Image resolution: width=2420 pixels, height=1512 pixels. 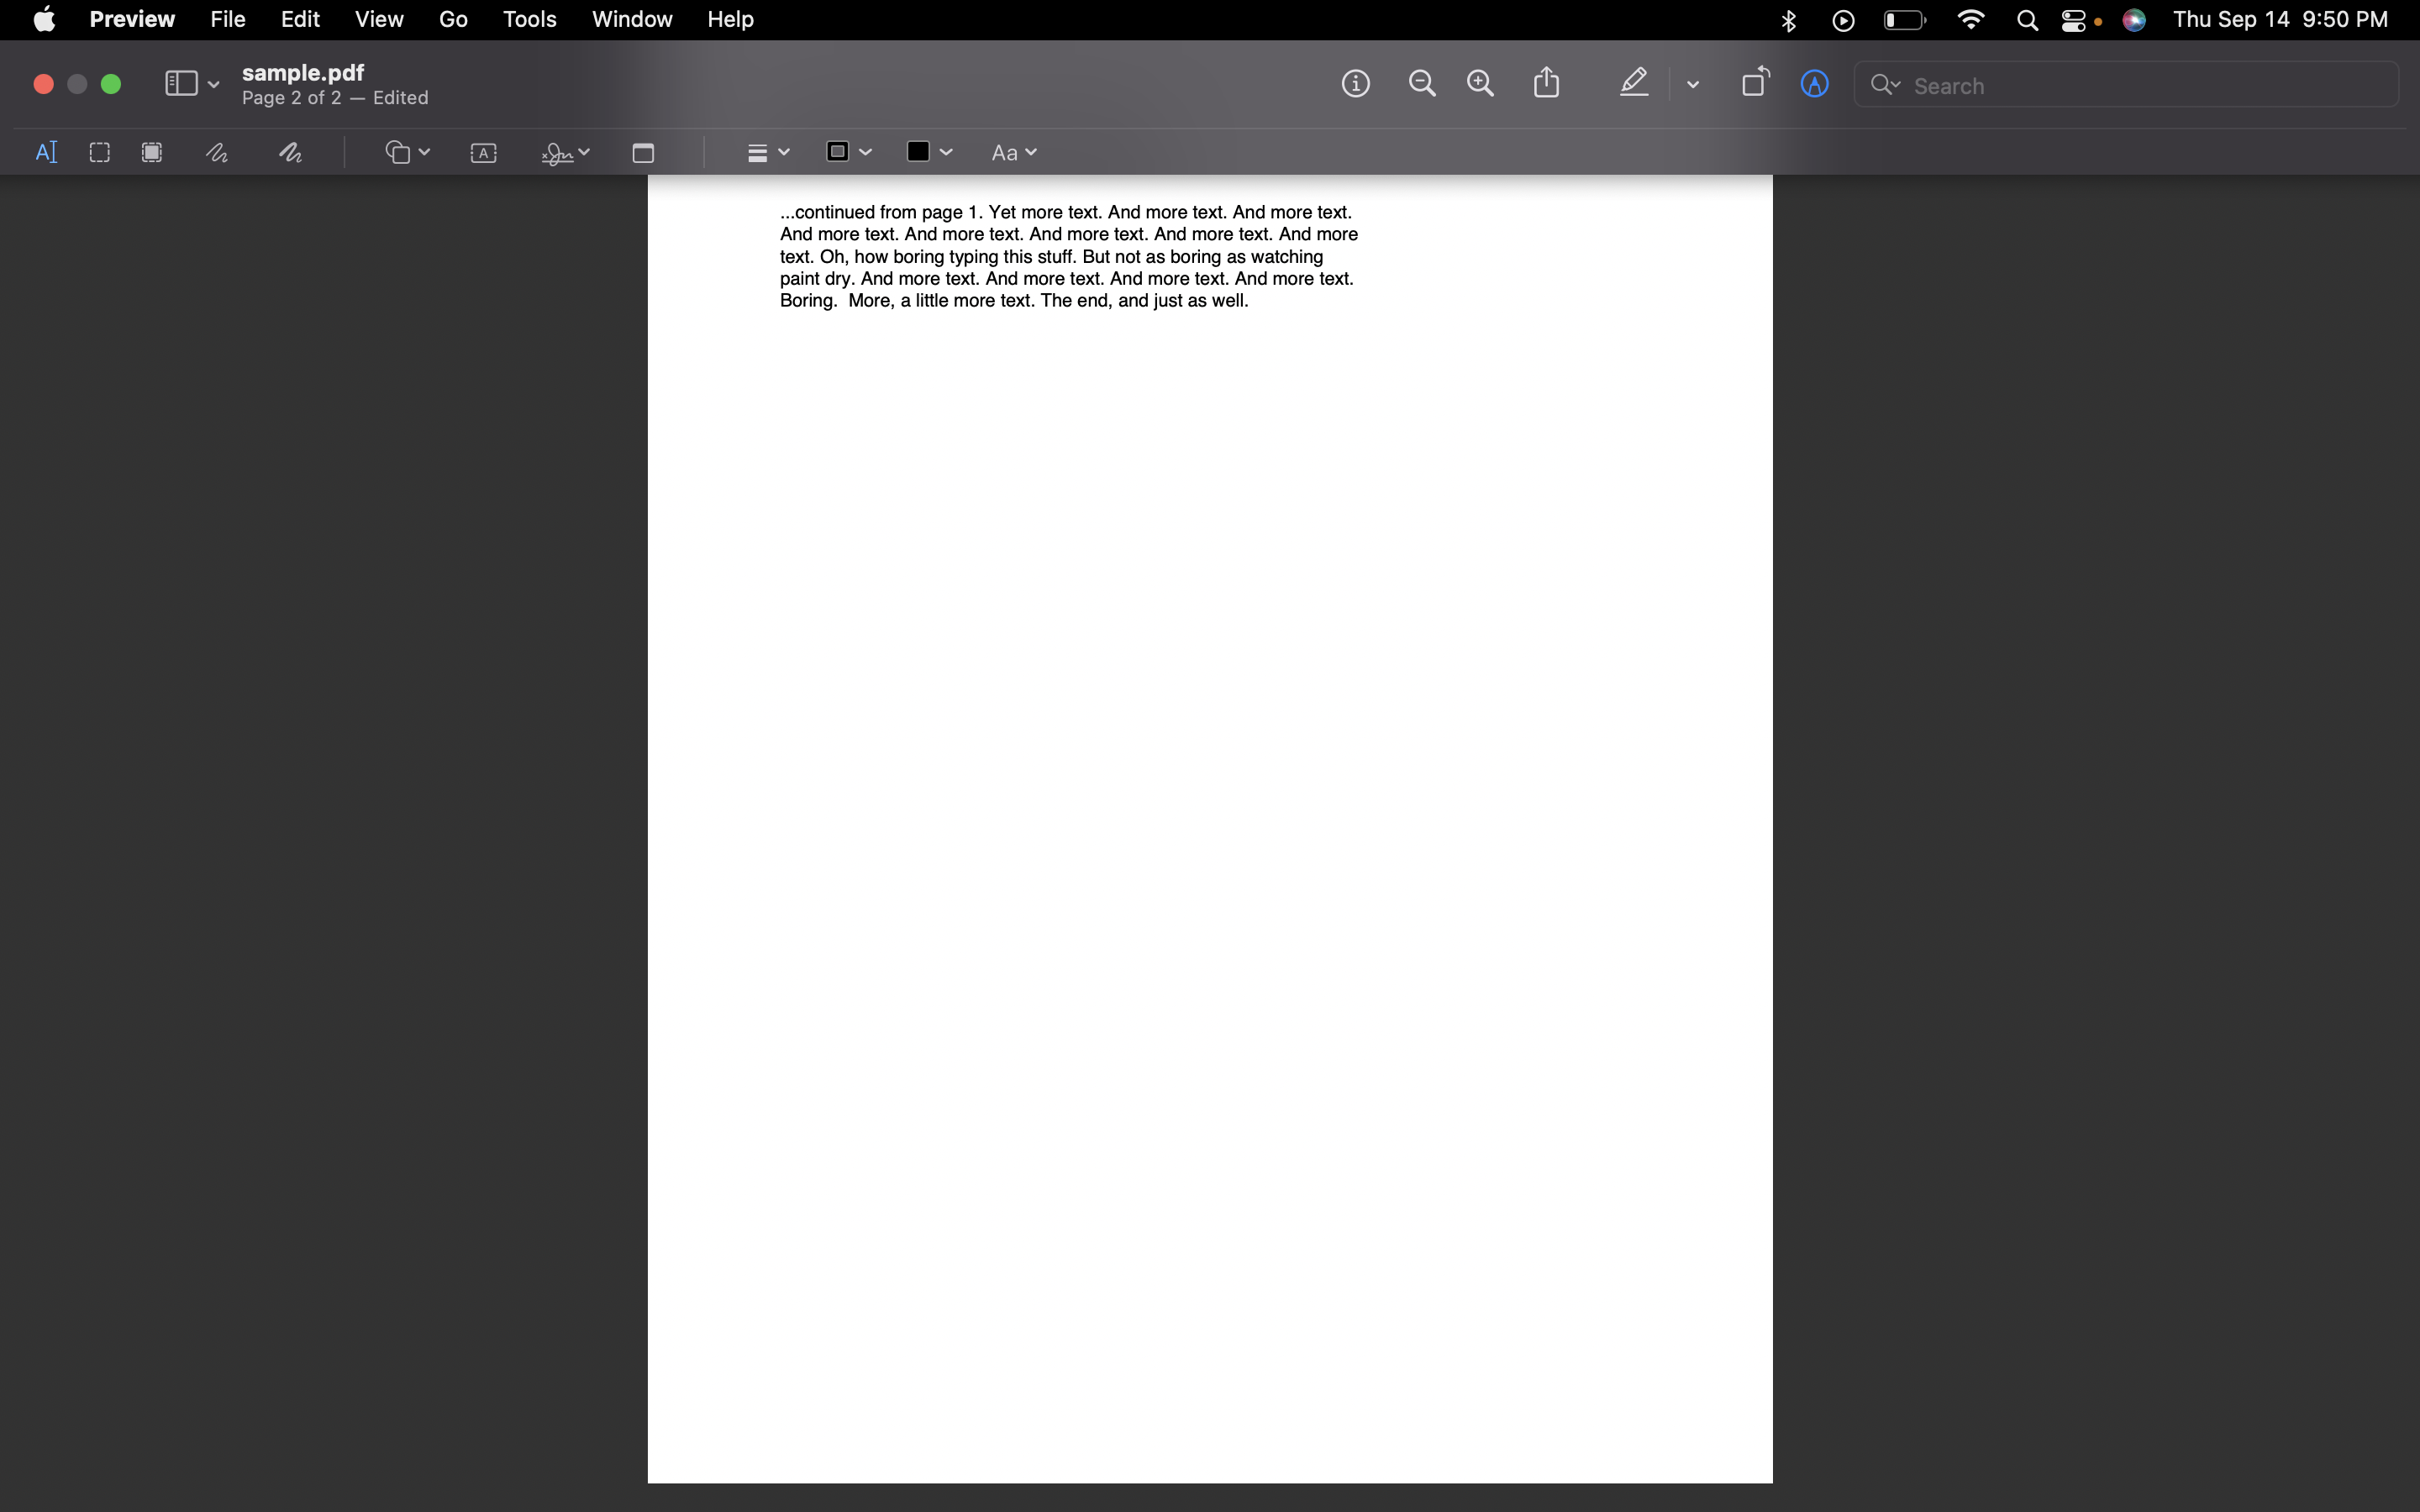 What do you see at coordinates (561, 154) in the screenshot?
I see `Incorporate your autograph into the document` at bounding box center [561, 154].